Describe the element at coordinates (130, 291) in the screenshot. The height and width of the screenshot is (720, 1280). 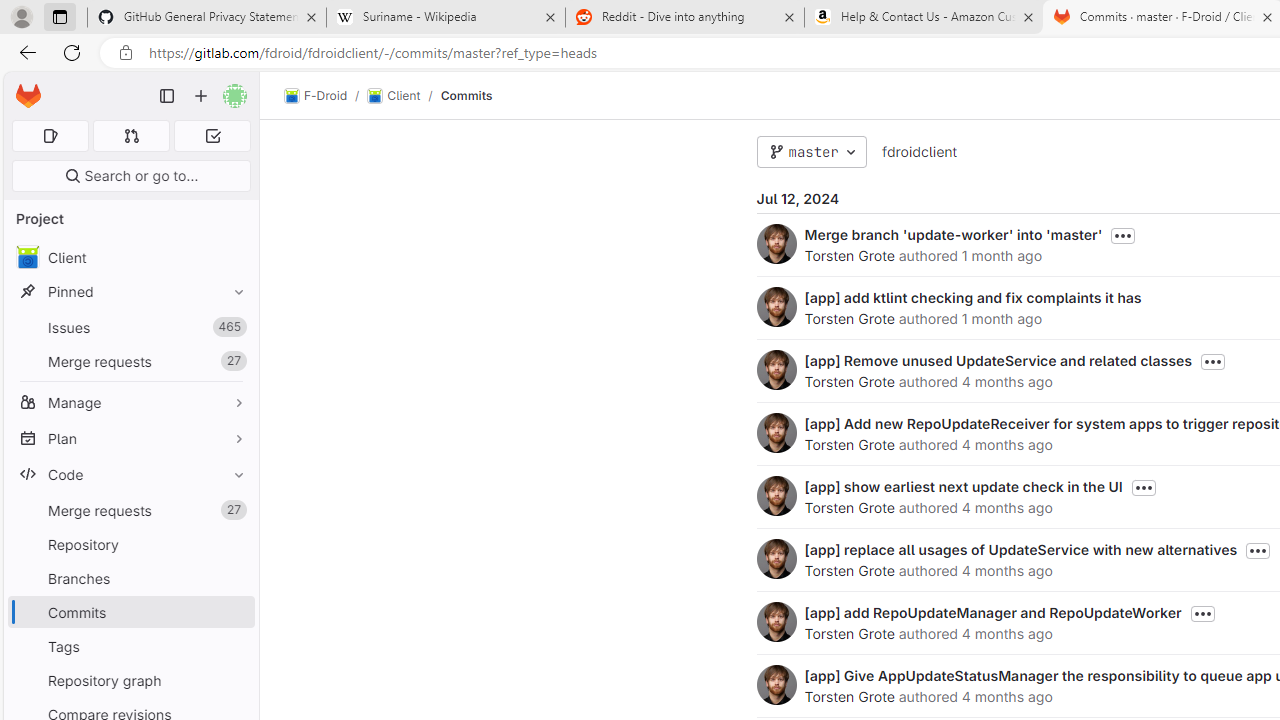
I see `'Pinned'` at that location.